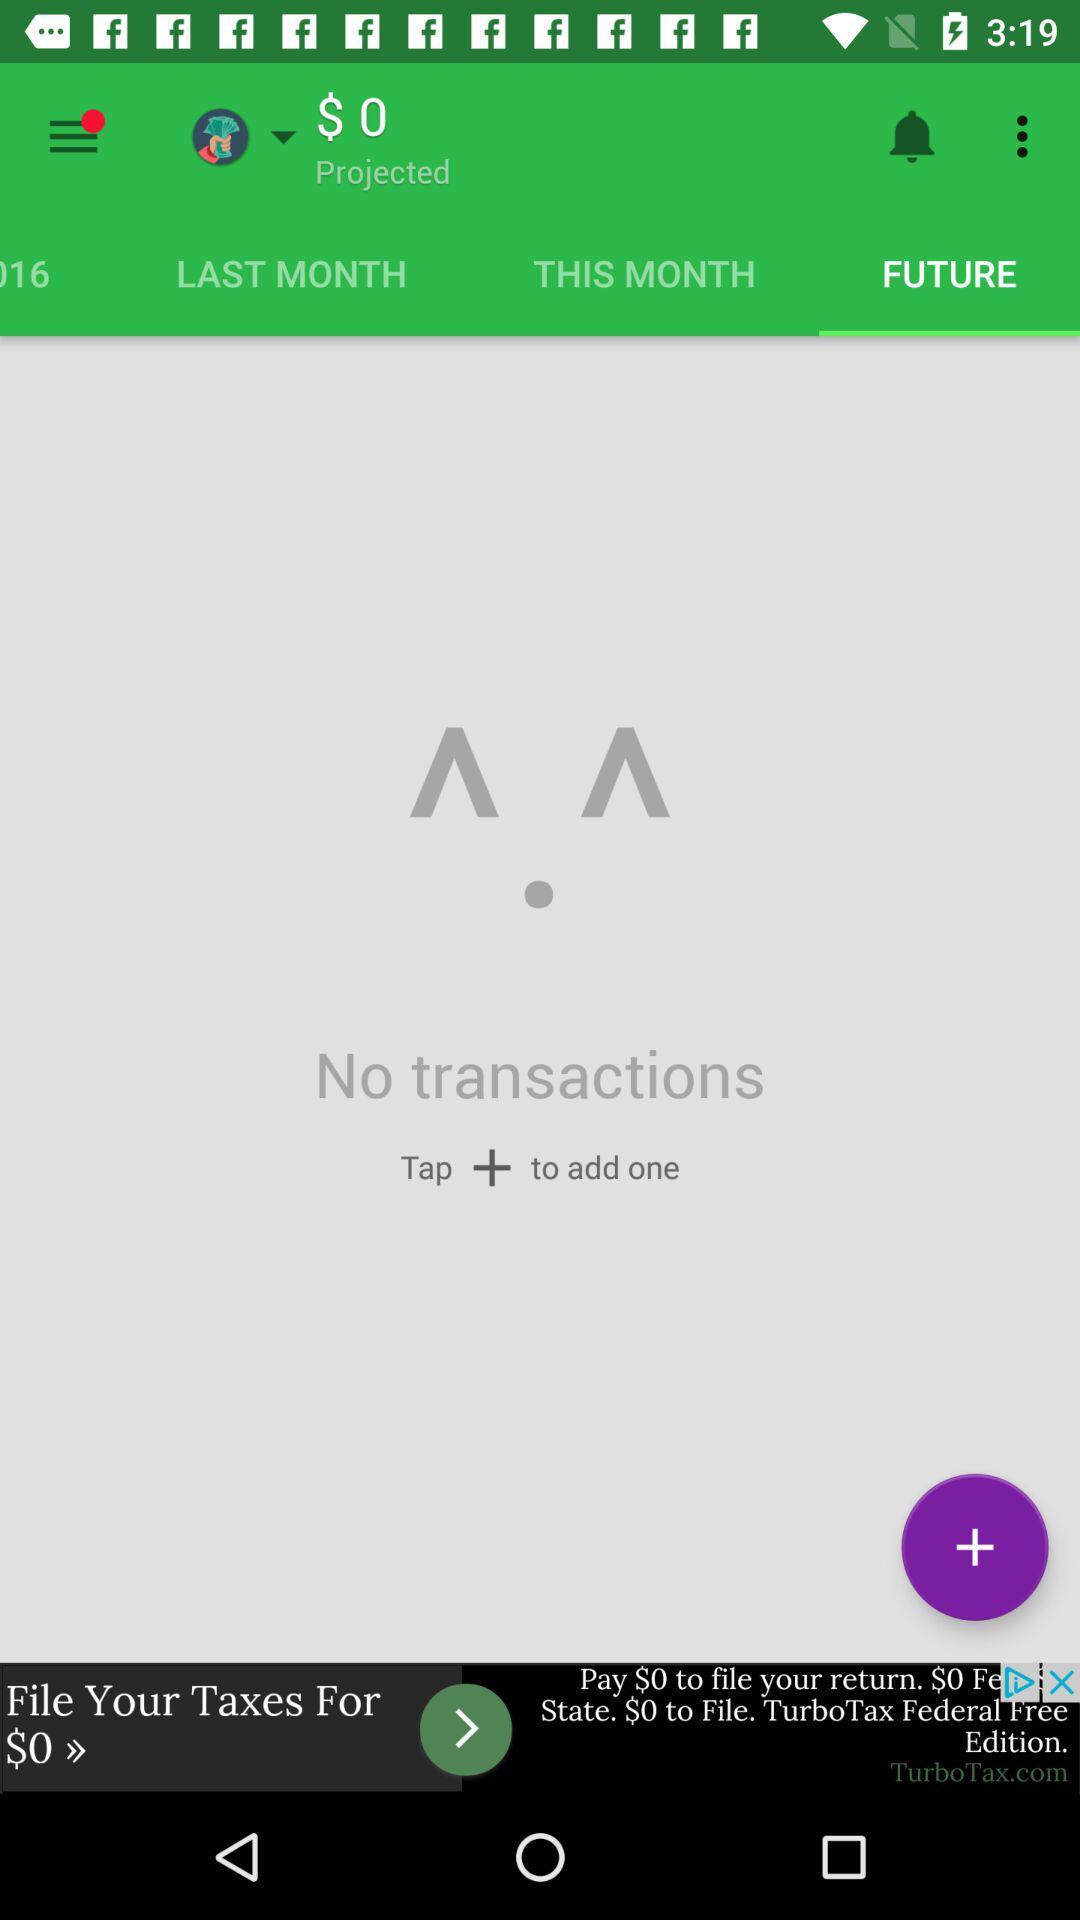  Describe the element at coordinates (72, 135) in the screenshot. I see `see the menu` at that location.